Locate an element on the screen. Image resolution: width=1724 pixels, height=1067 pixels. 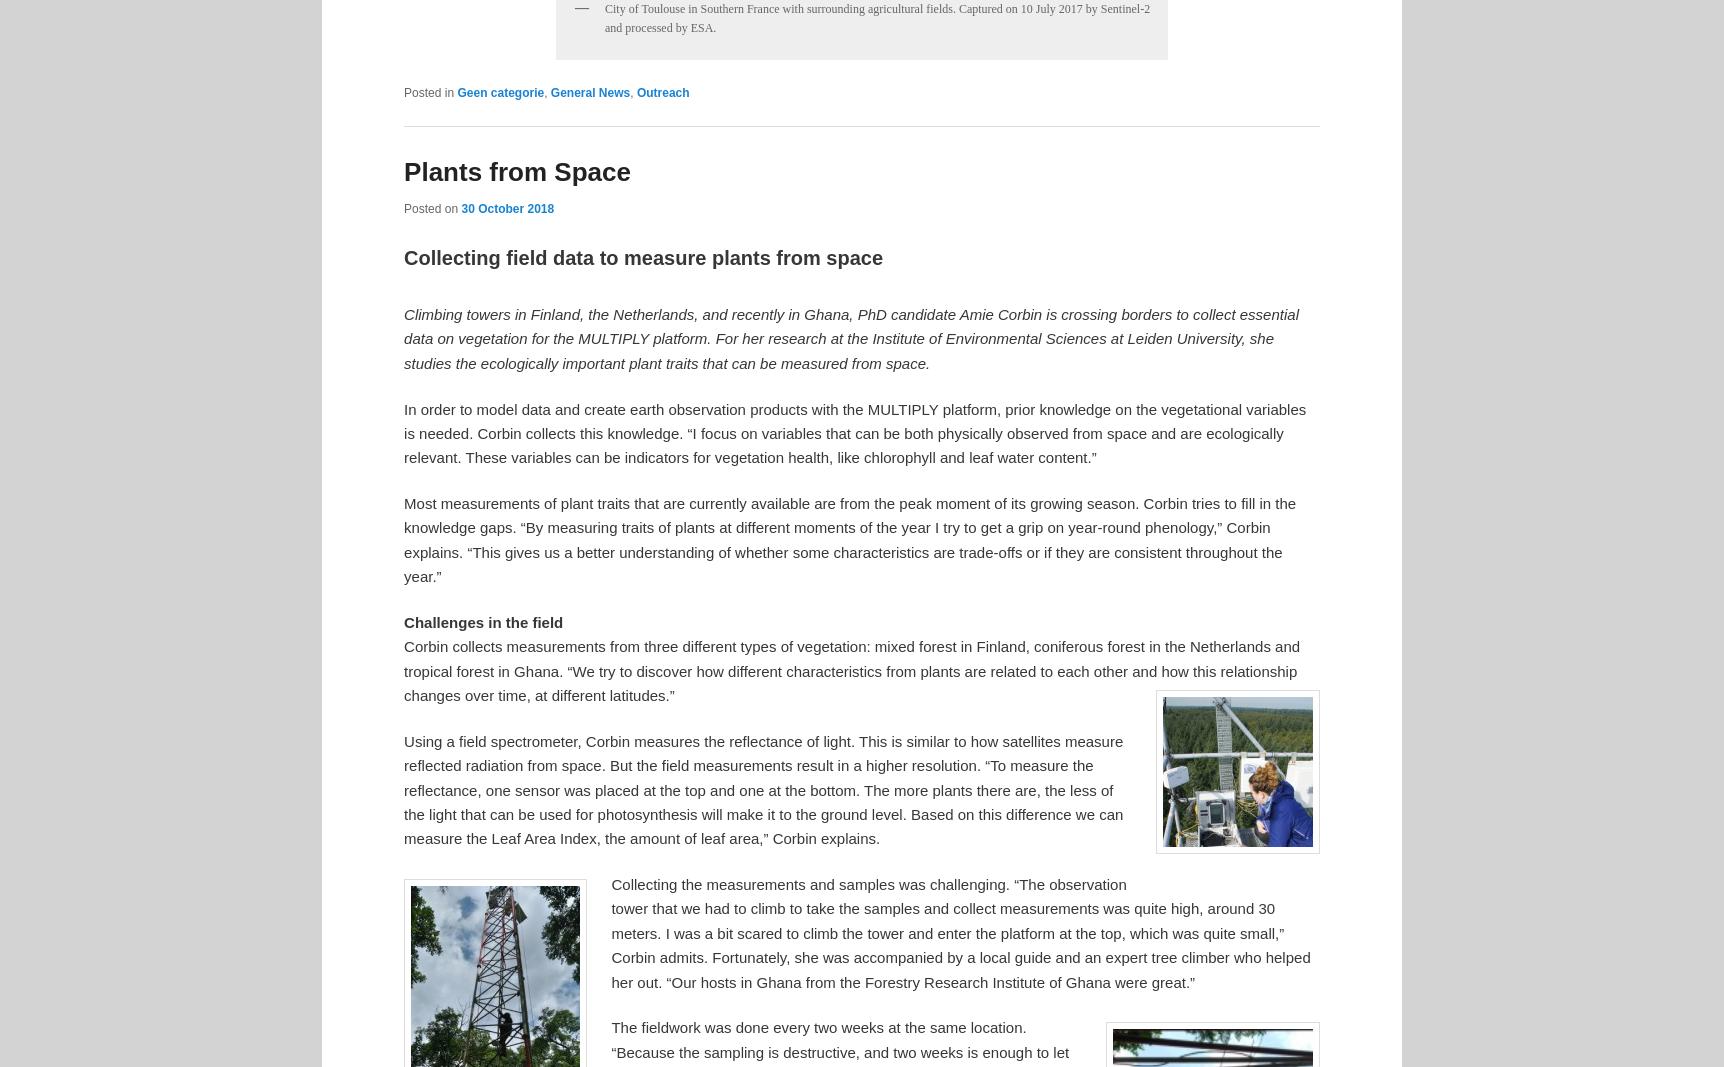
'Outreach' is located at coordinates (661, 92).